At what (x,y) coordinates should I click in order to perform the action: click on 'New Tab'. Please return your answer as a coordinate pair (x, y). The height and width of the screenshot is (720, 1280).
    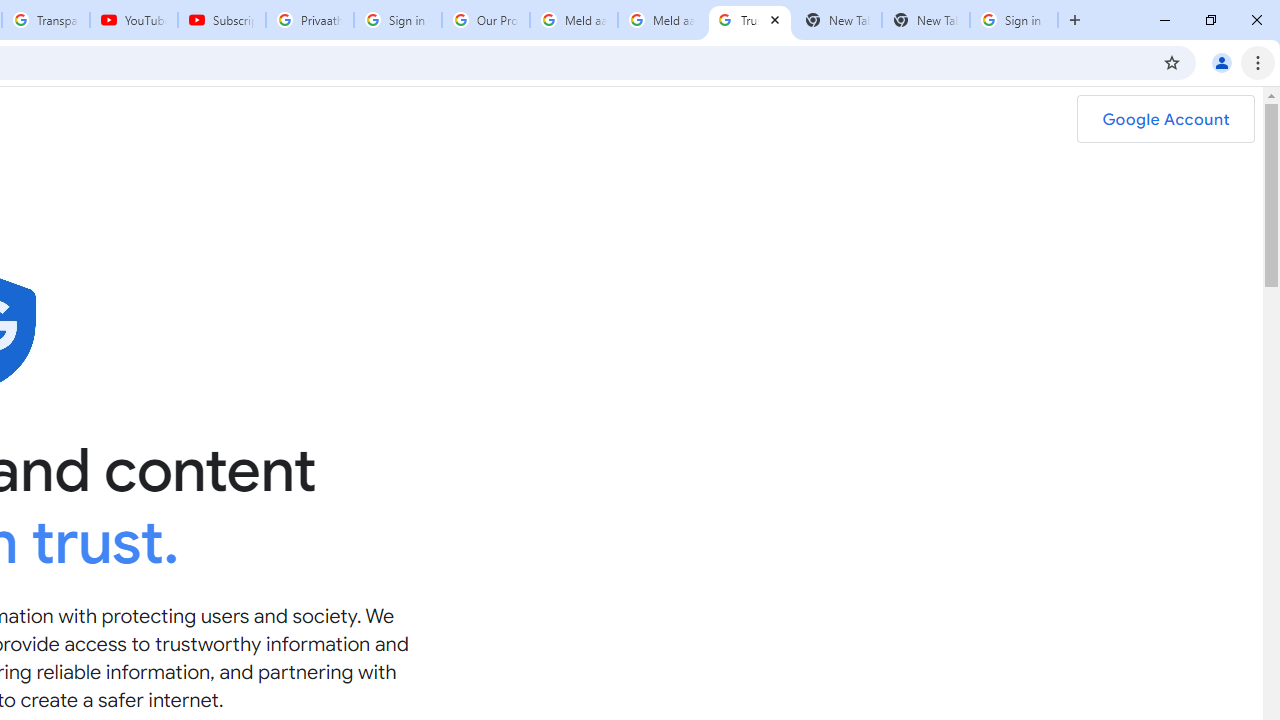
    Looking at the image, I should click on (925, 20).